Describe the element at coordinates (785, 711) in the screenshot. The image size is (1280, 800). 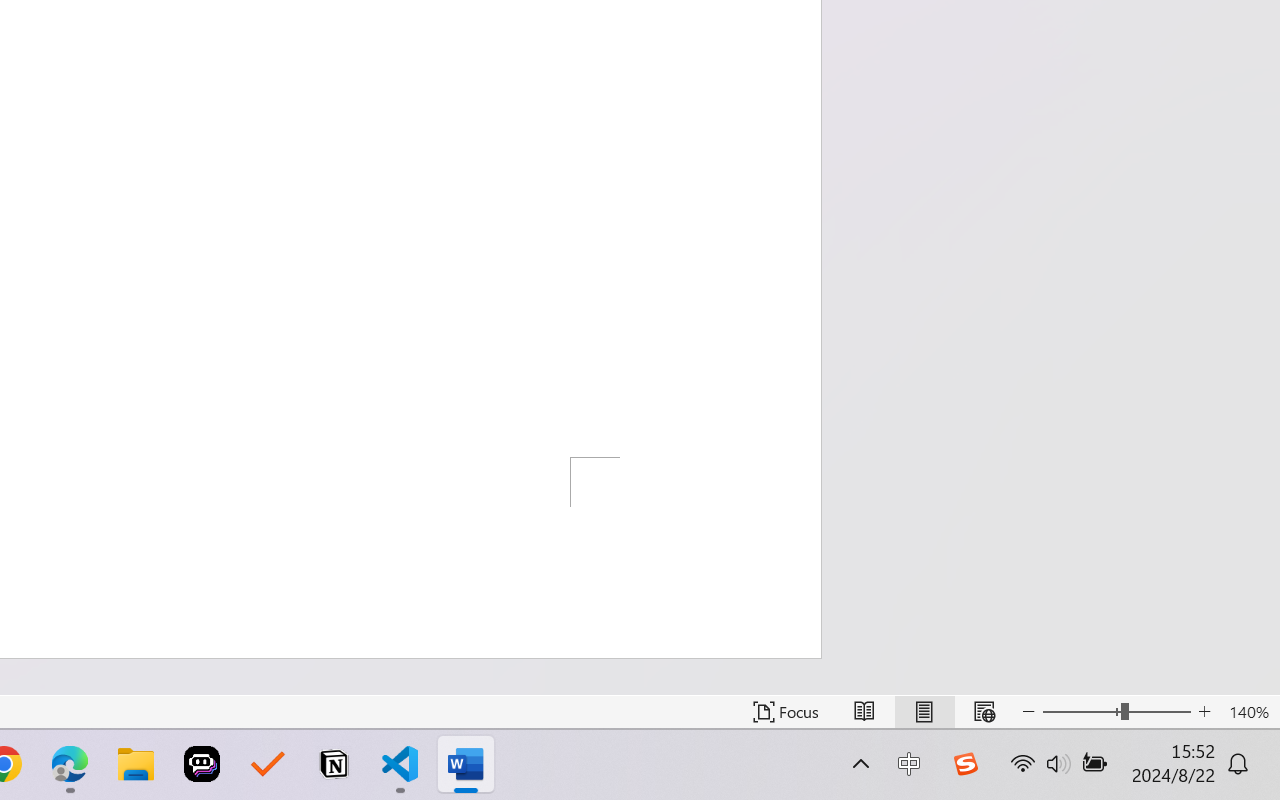
I see `'Focus '` at that location.